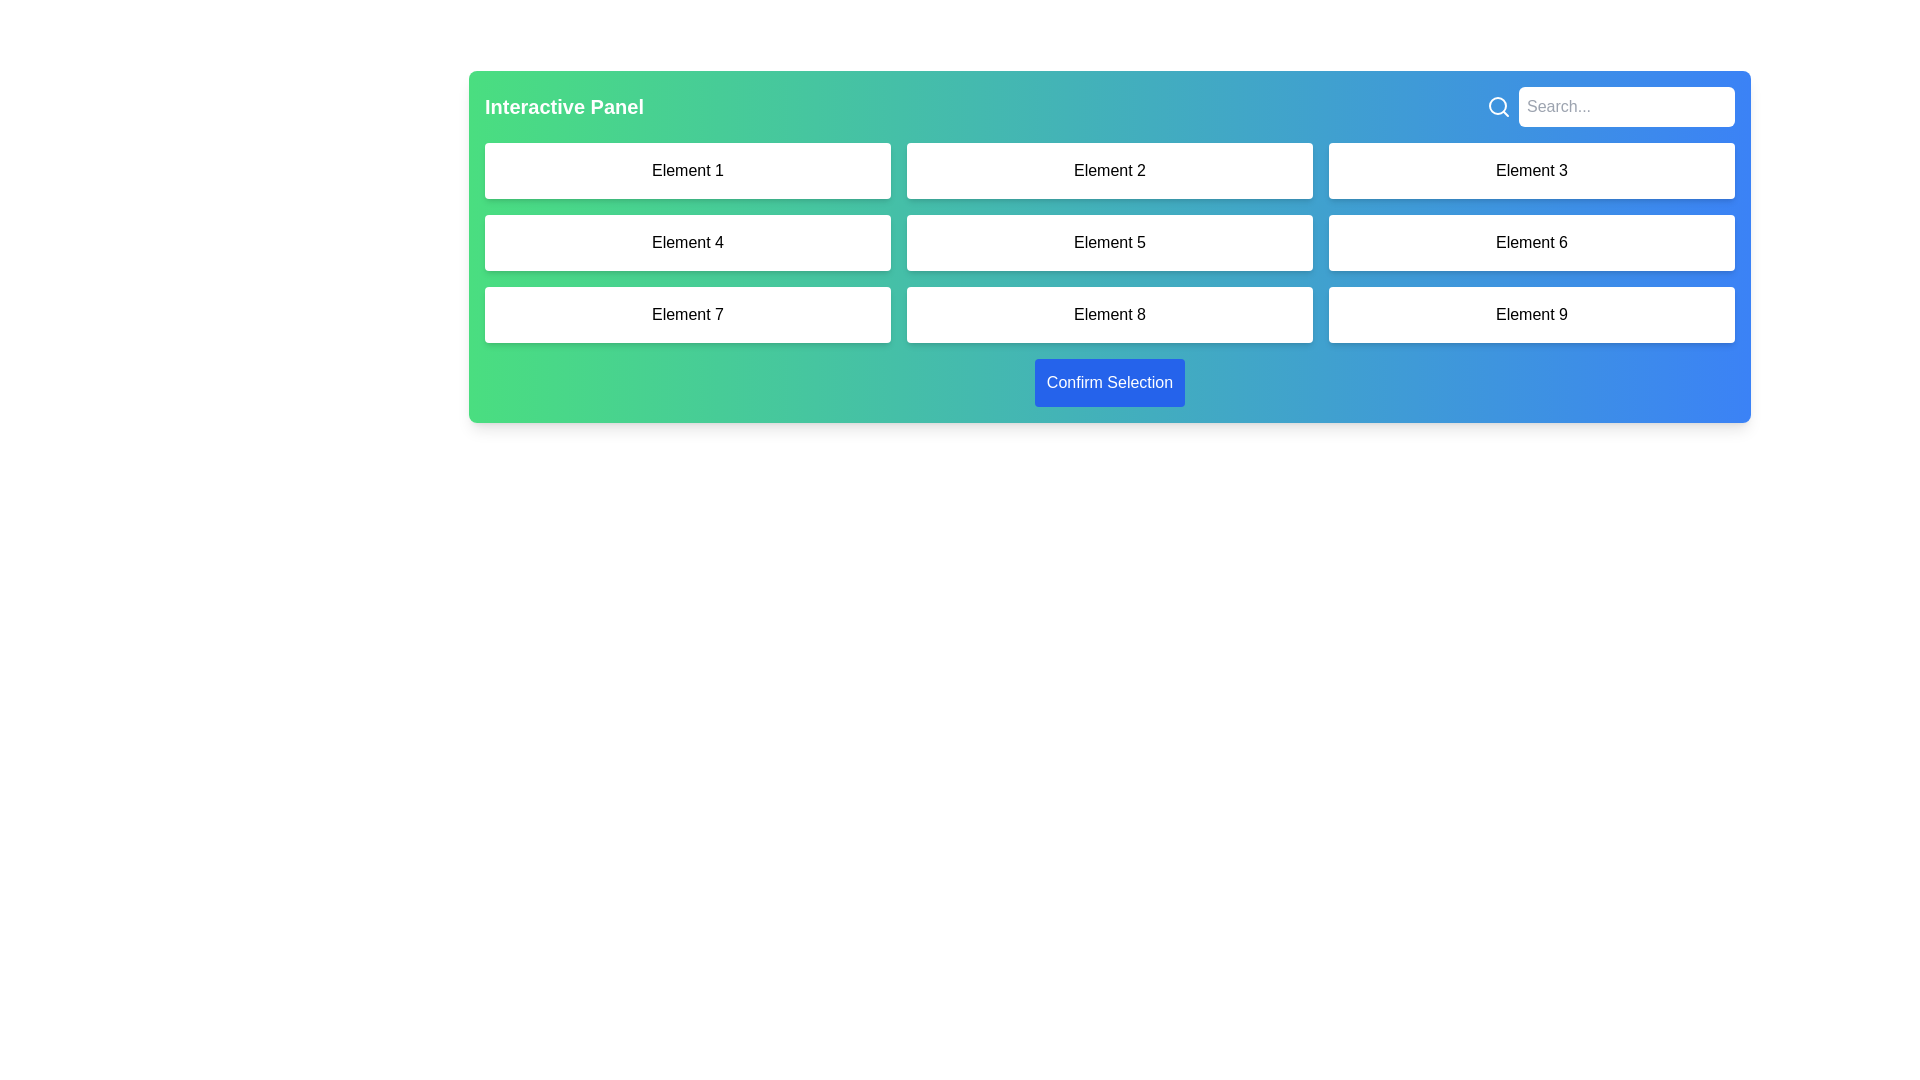 This screenshot has height=1080, width=1920. What do you see at coordinates (1108, 374) in the screenshot?
I see `the rectangular blue button labeled 'Confirm Selection'` at bounding box center [1108, 374].